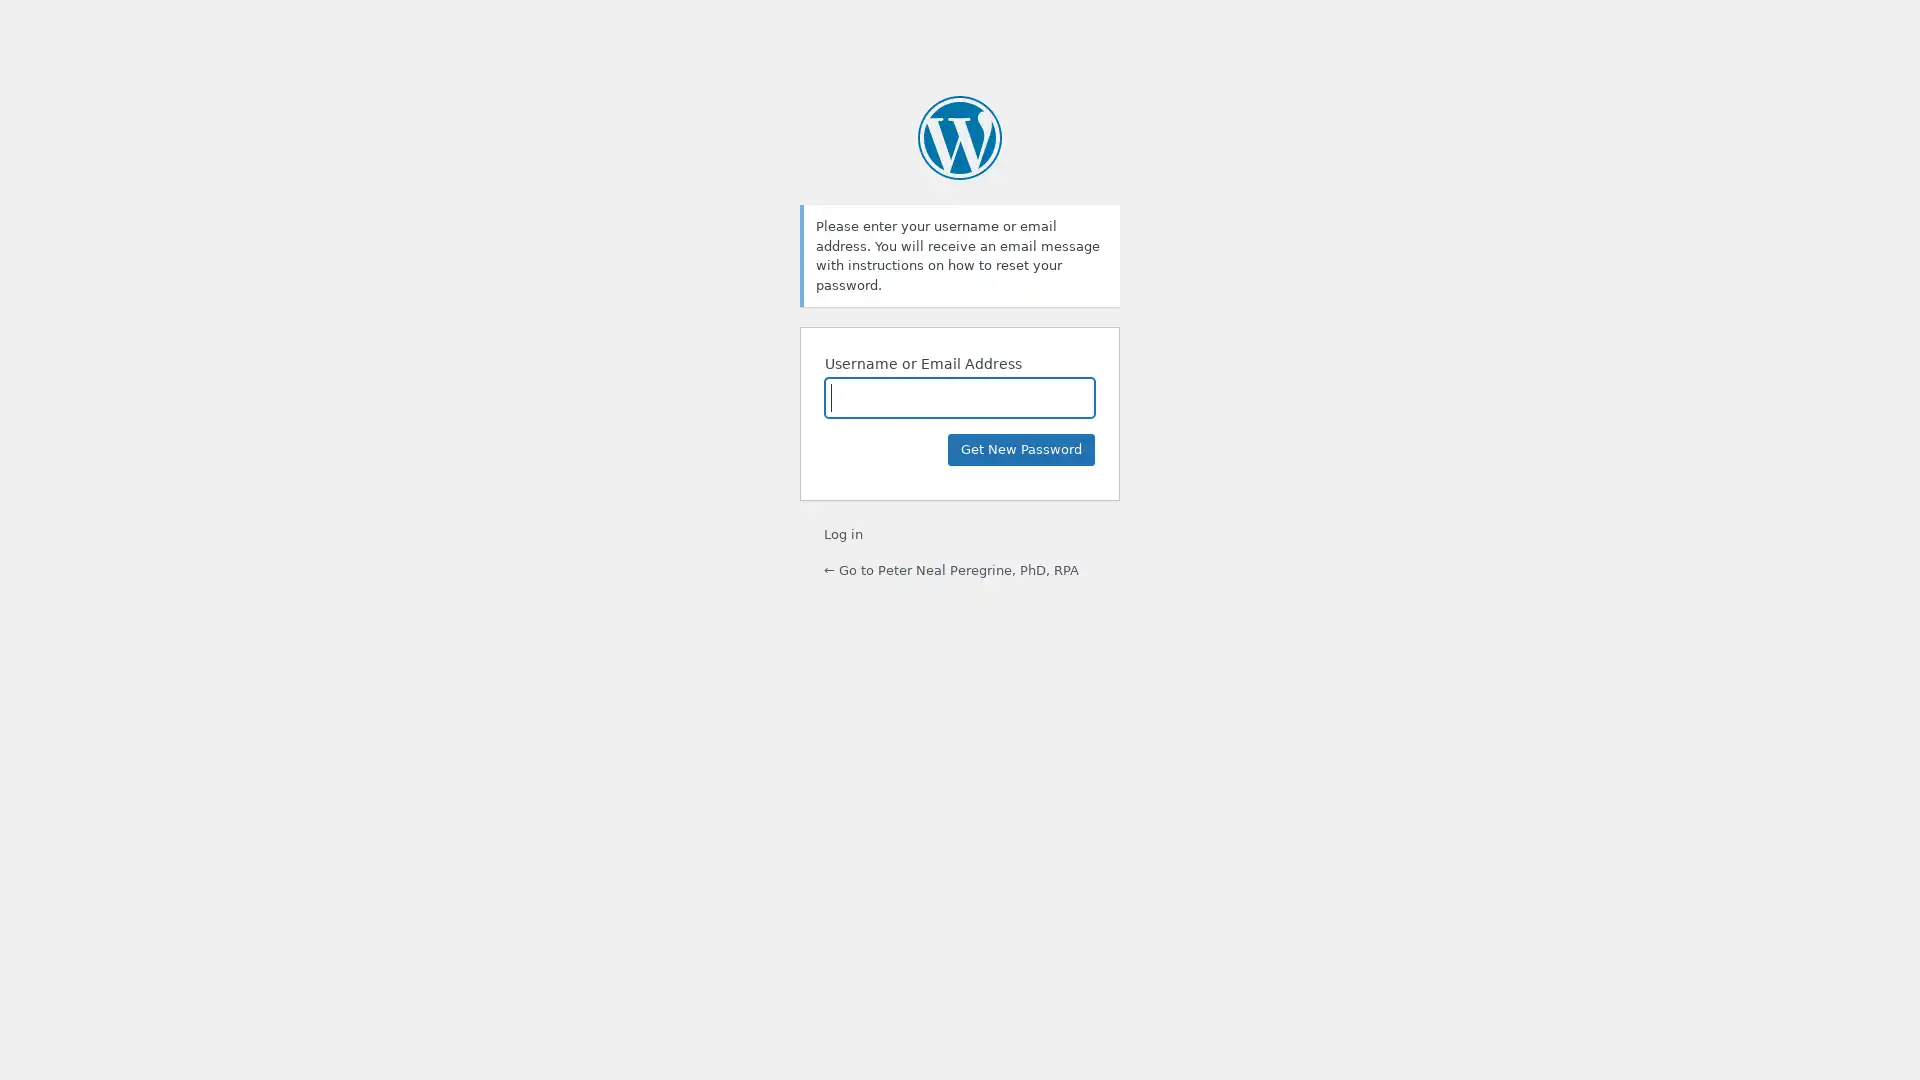 This screenshot has height=1080, width=1920. Describe the element at coordinates (1021, 450) in the screenshot. I see `Get New Password` at that location.